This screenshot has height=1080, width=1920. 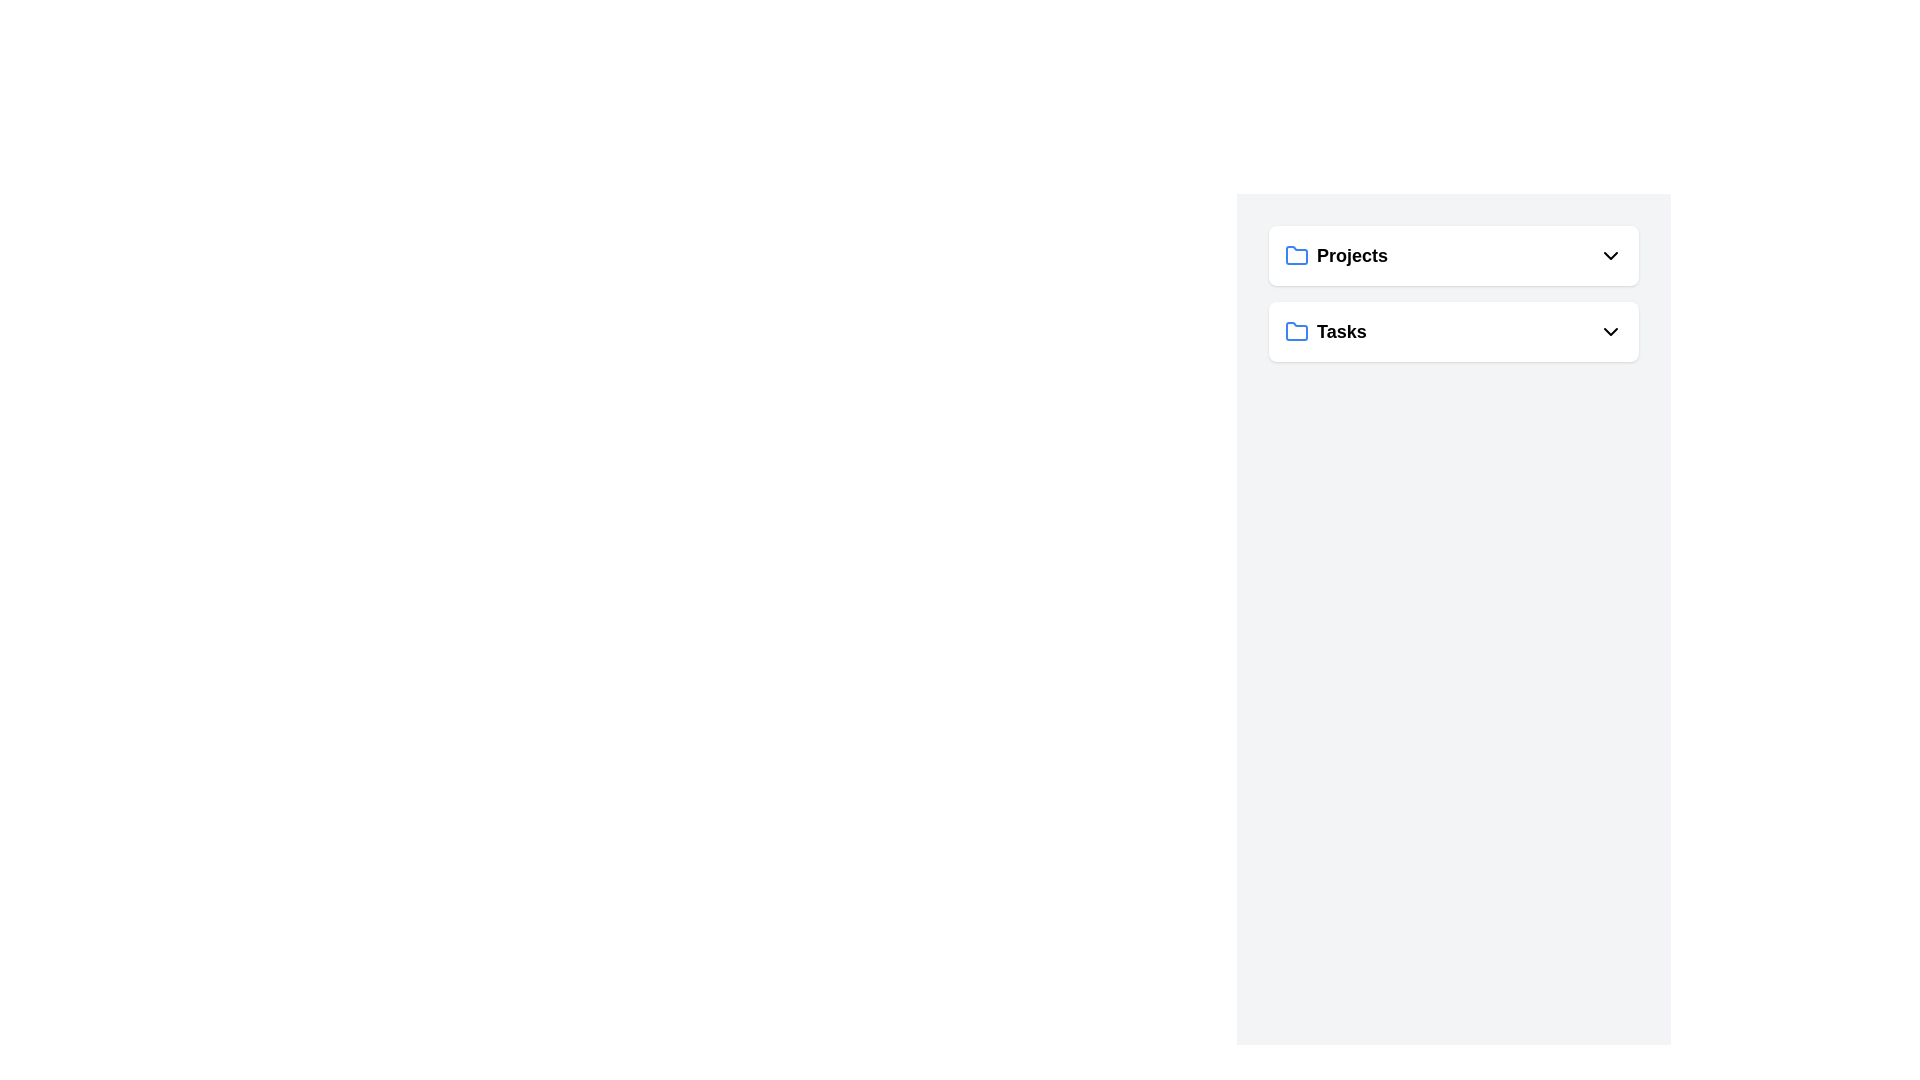 What do you see at coordinates (1611, 254) in the screenshot?
I see `the downward-pointing chevron icon located to the right of the 'Projects' label` at bounding box center [1611, 254].